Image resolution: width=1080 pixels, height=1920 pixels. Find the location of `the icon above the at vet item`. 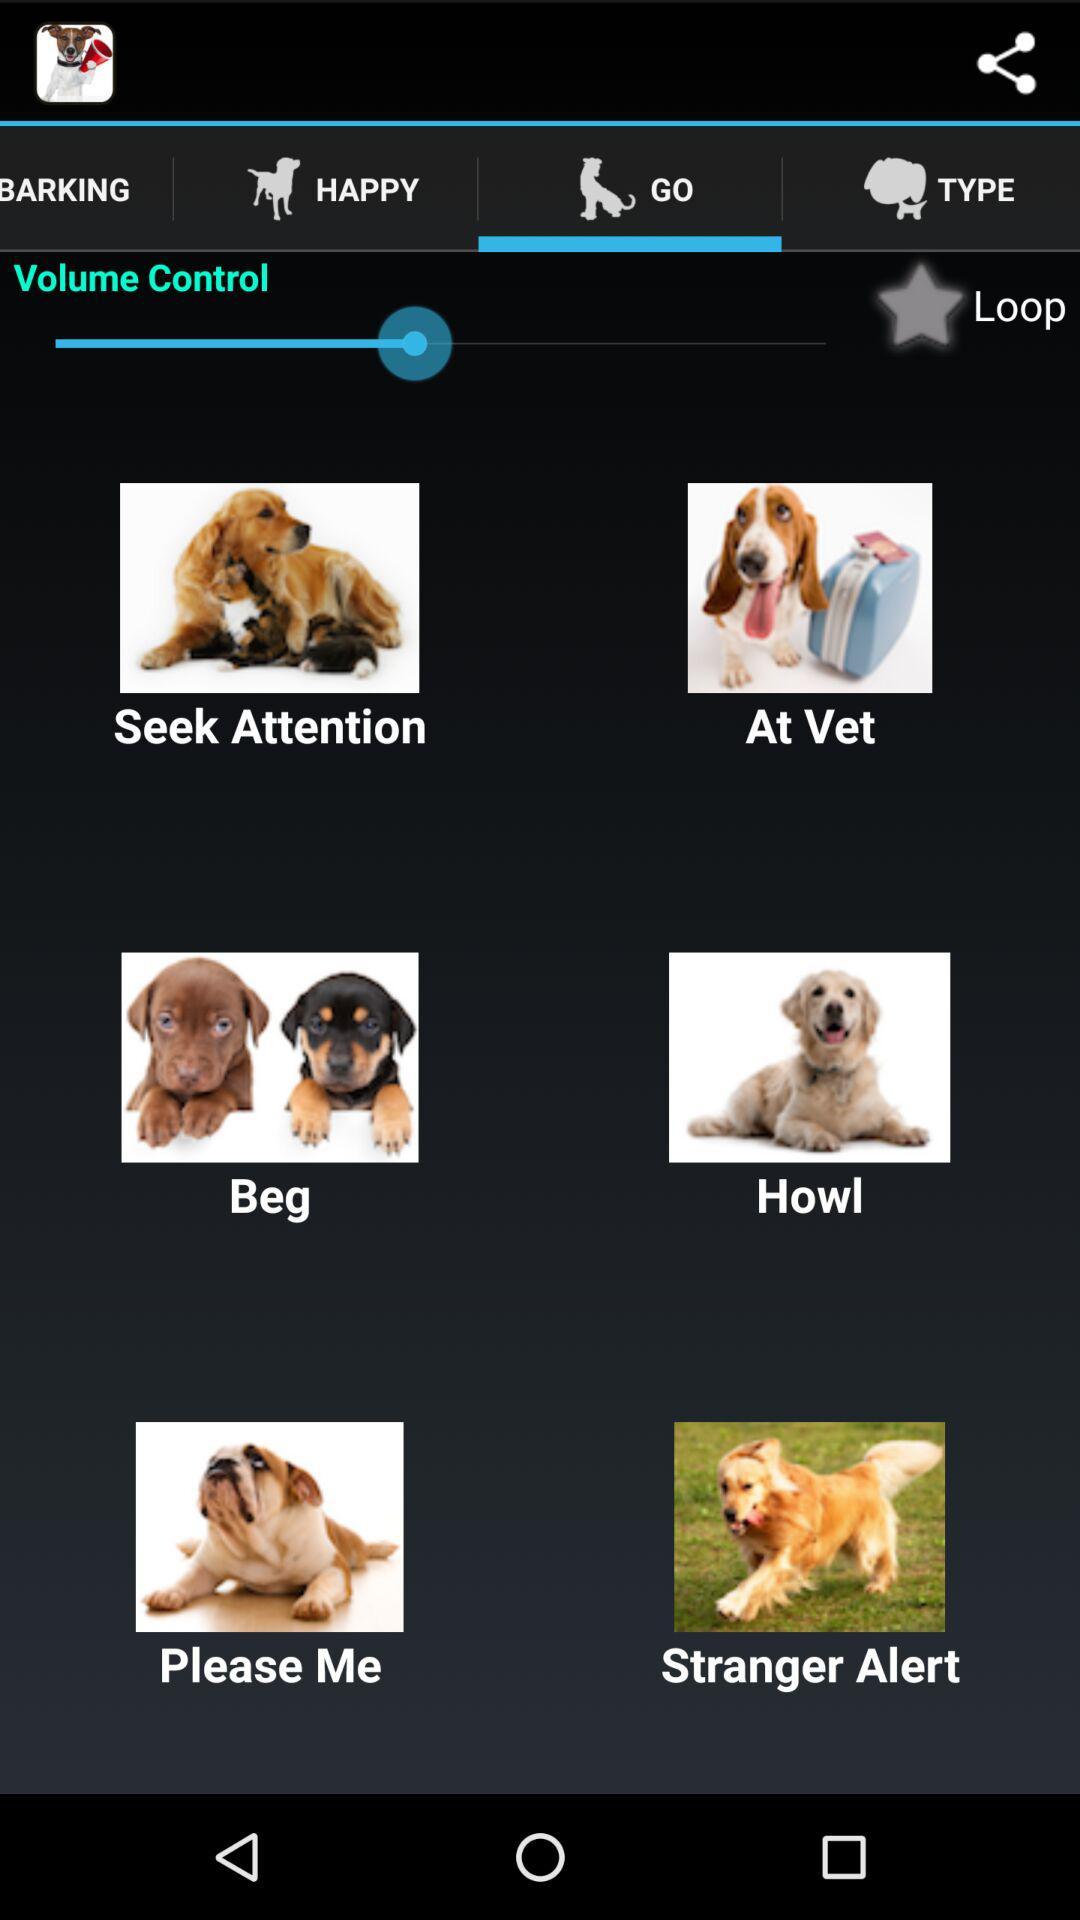

the icon above the at vet item is located at coordinates (966, 303).